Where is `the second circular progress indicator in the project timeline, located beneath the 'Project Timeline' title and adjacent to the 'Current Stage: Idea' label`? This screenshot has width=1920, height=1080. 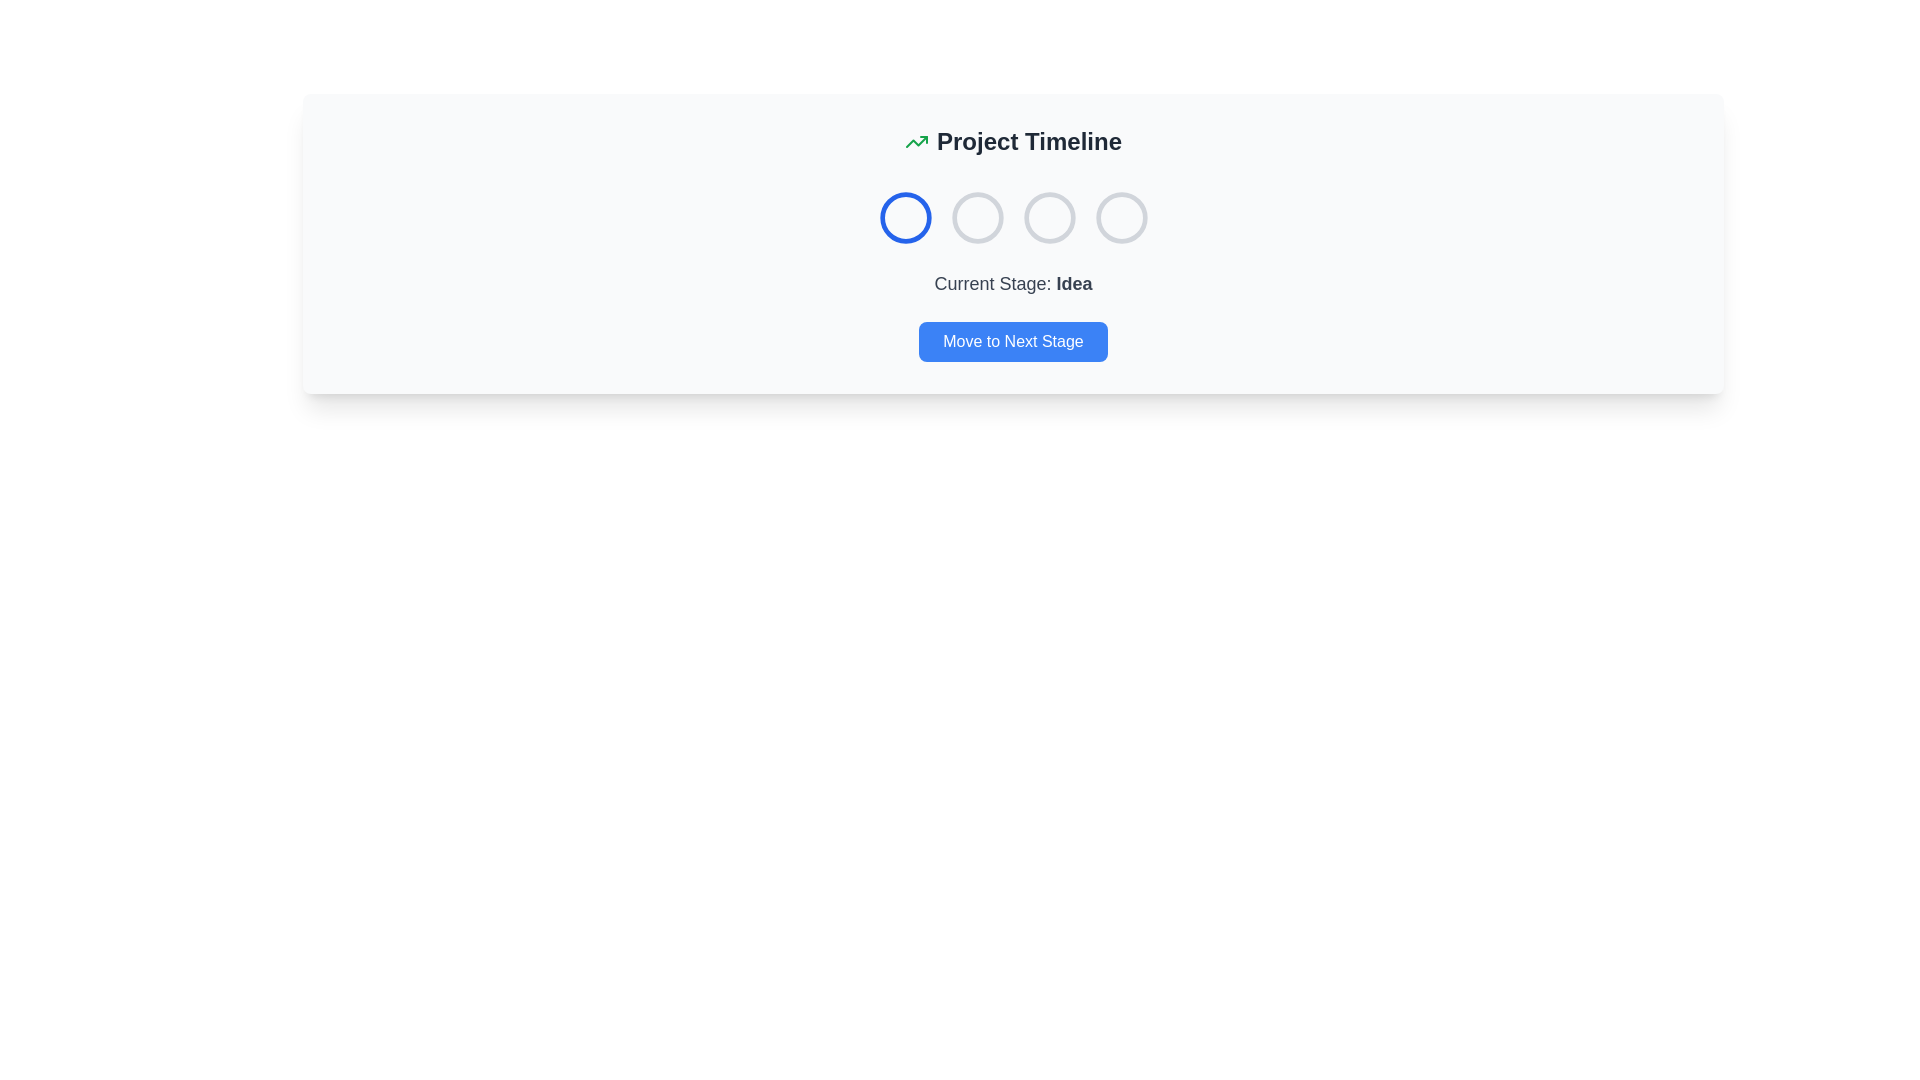
the second circular progress indicator in the project timeline, located beneath the 'Project Timeline' title and adjacent to the 'Current Stage: Idea' label is located at coordinates (977, 218).